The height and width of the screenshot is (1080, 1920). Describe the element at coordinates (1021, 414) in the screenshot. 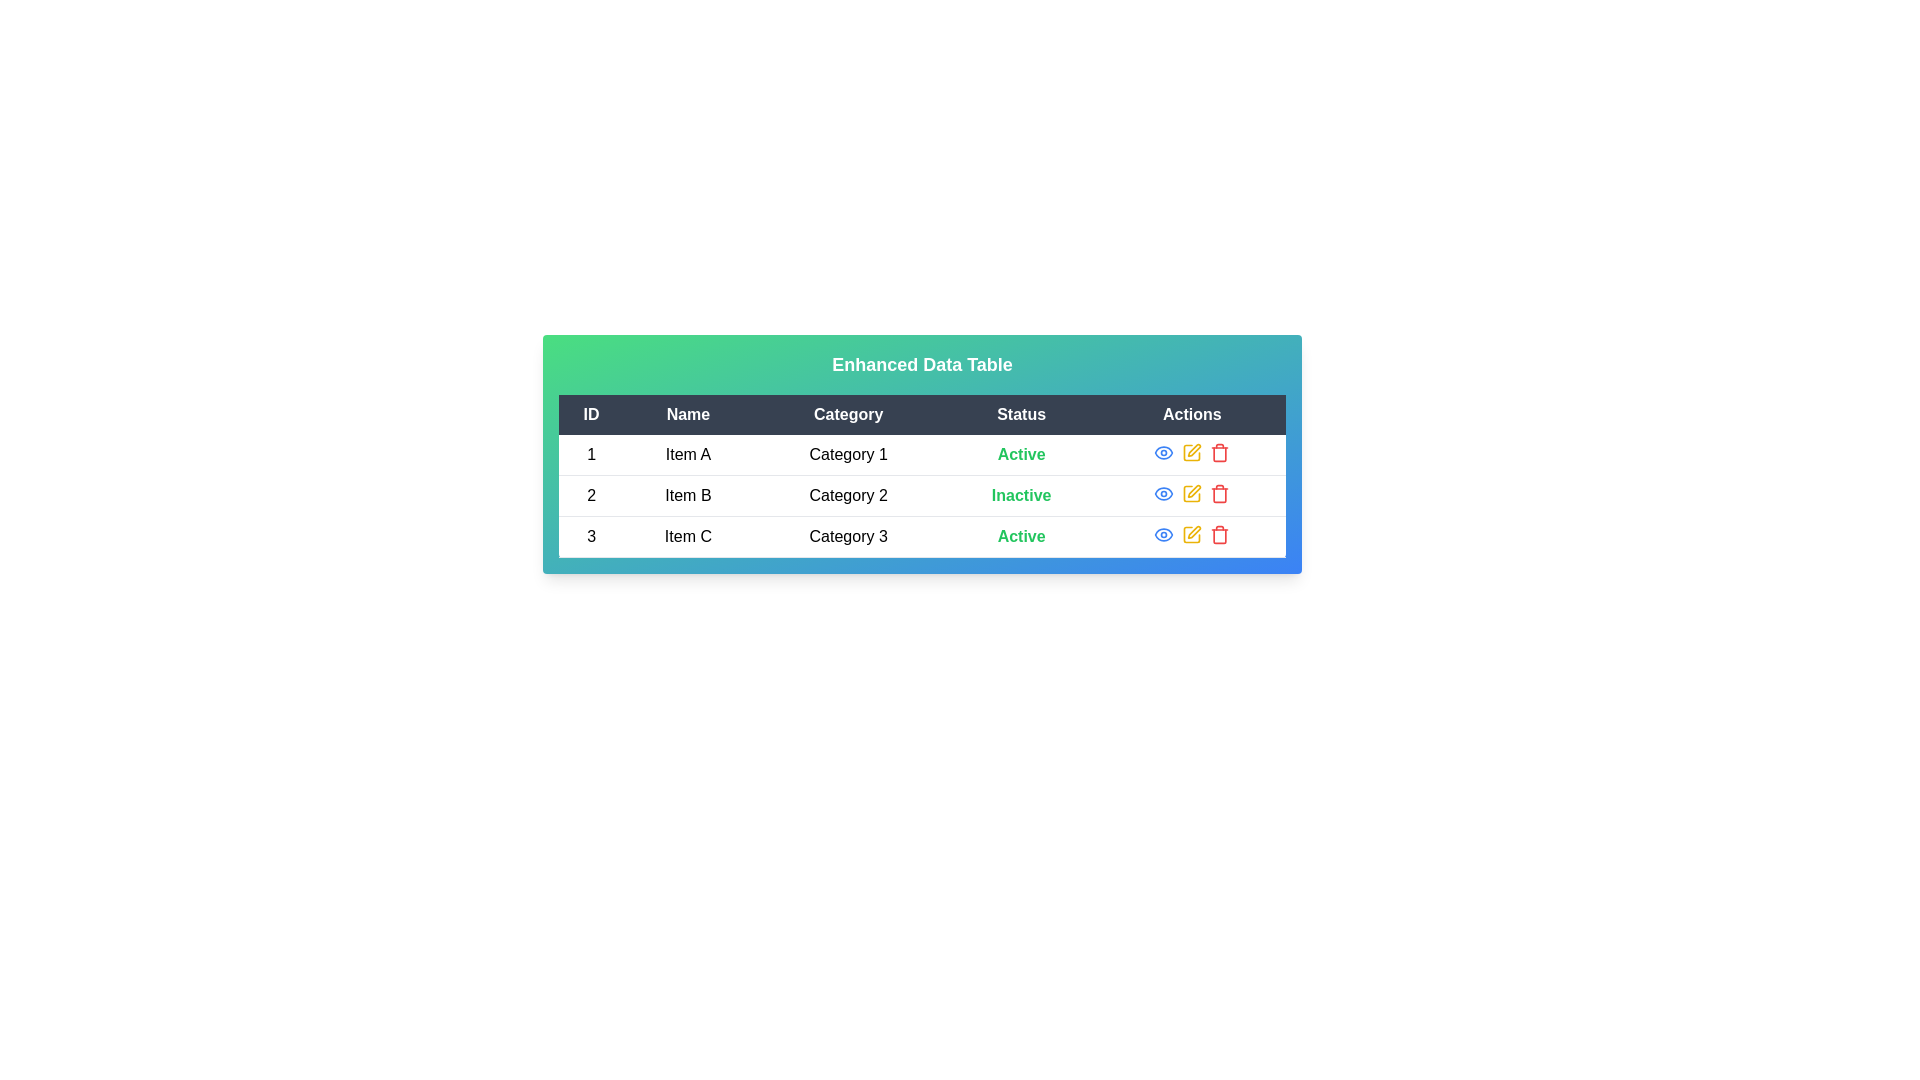

I see `the column header 'Status' to sort the rows by that column` at that location.